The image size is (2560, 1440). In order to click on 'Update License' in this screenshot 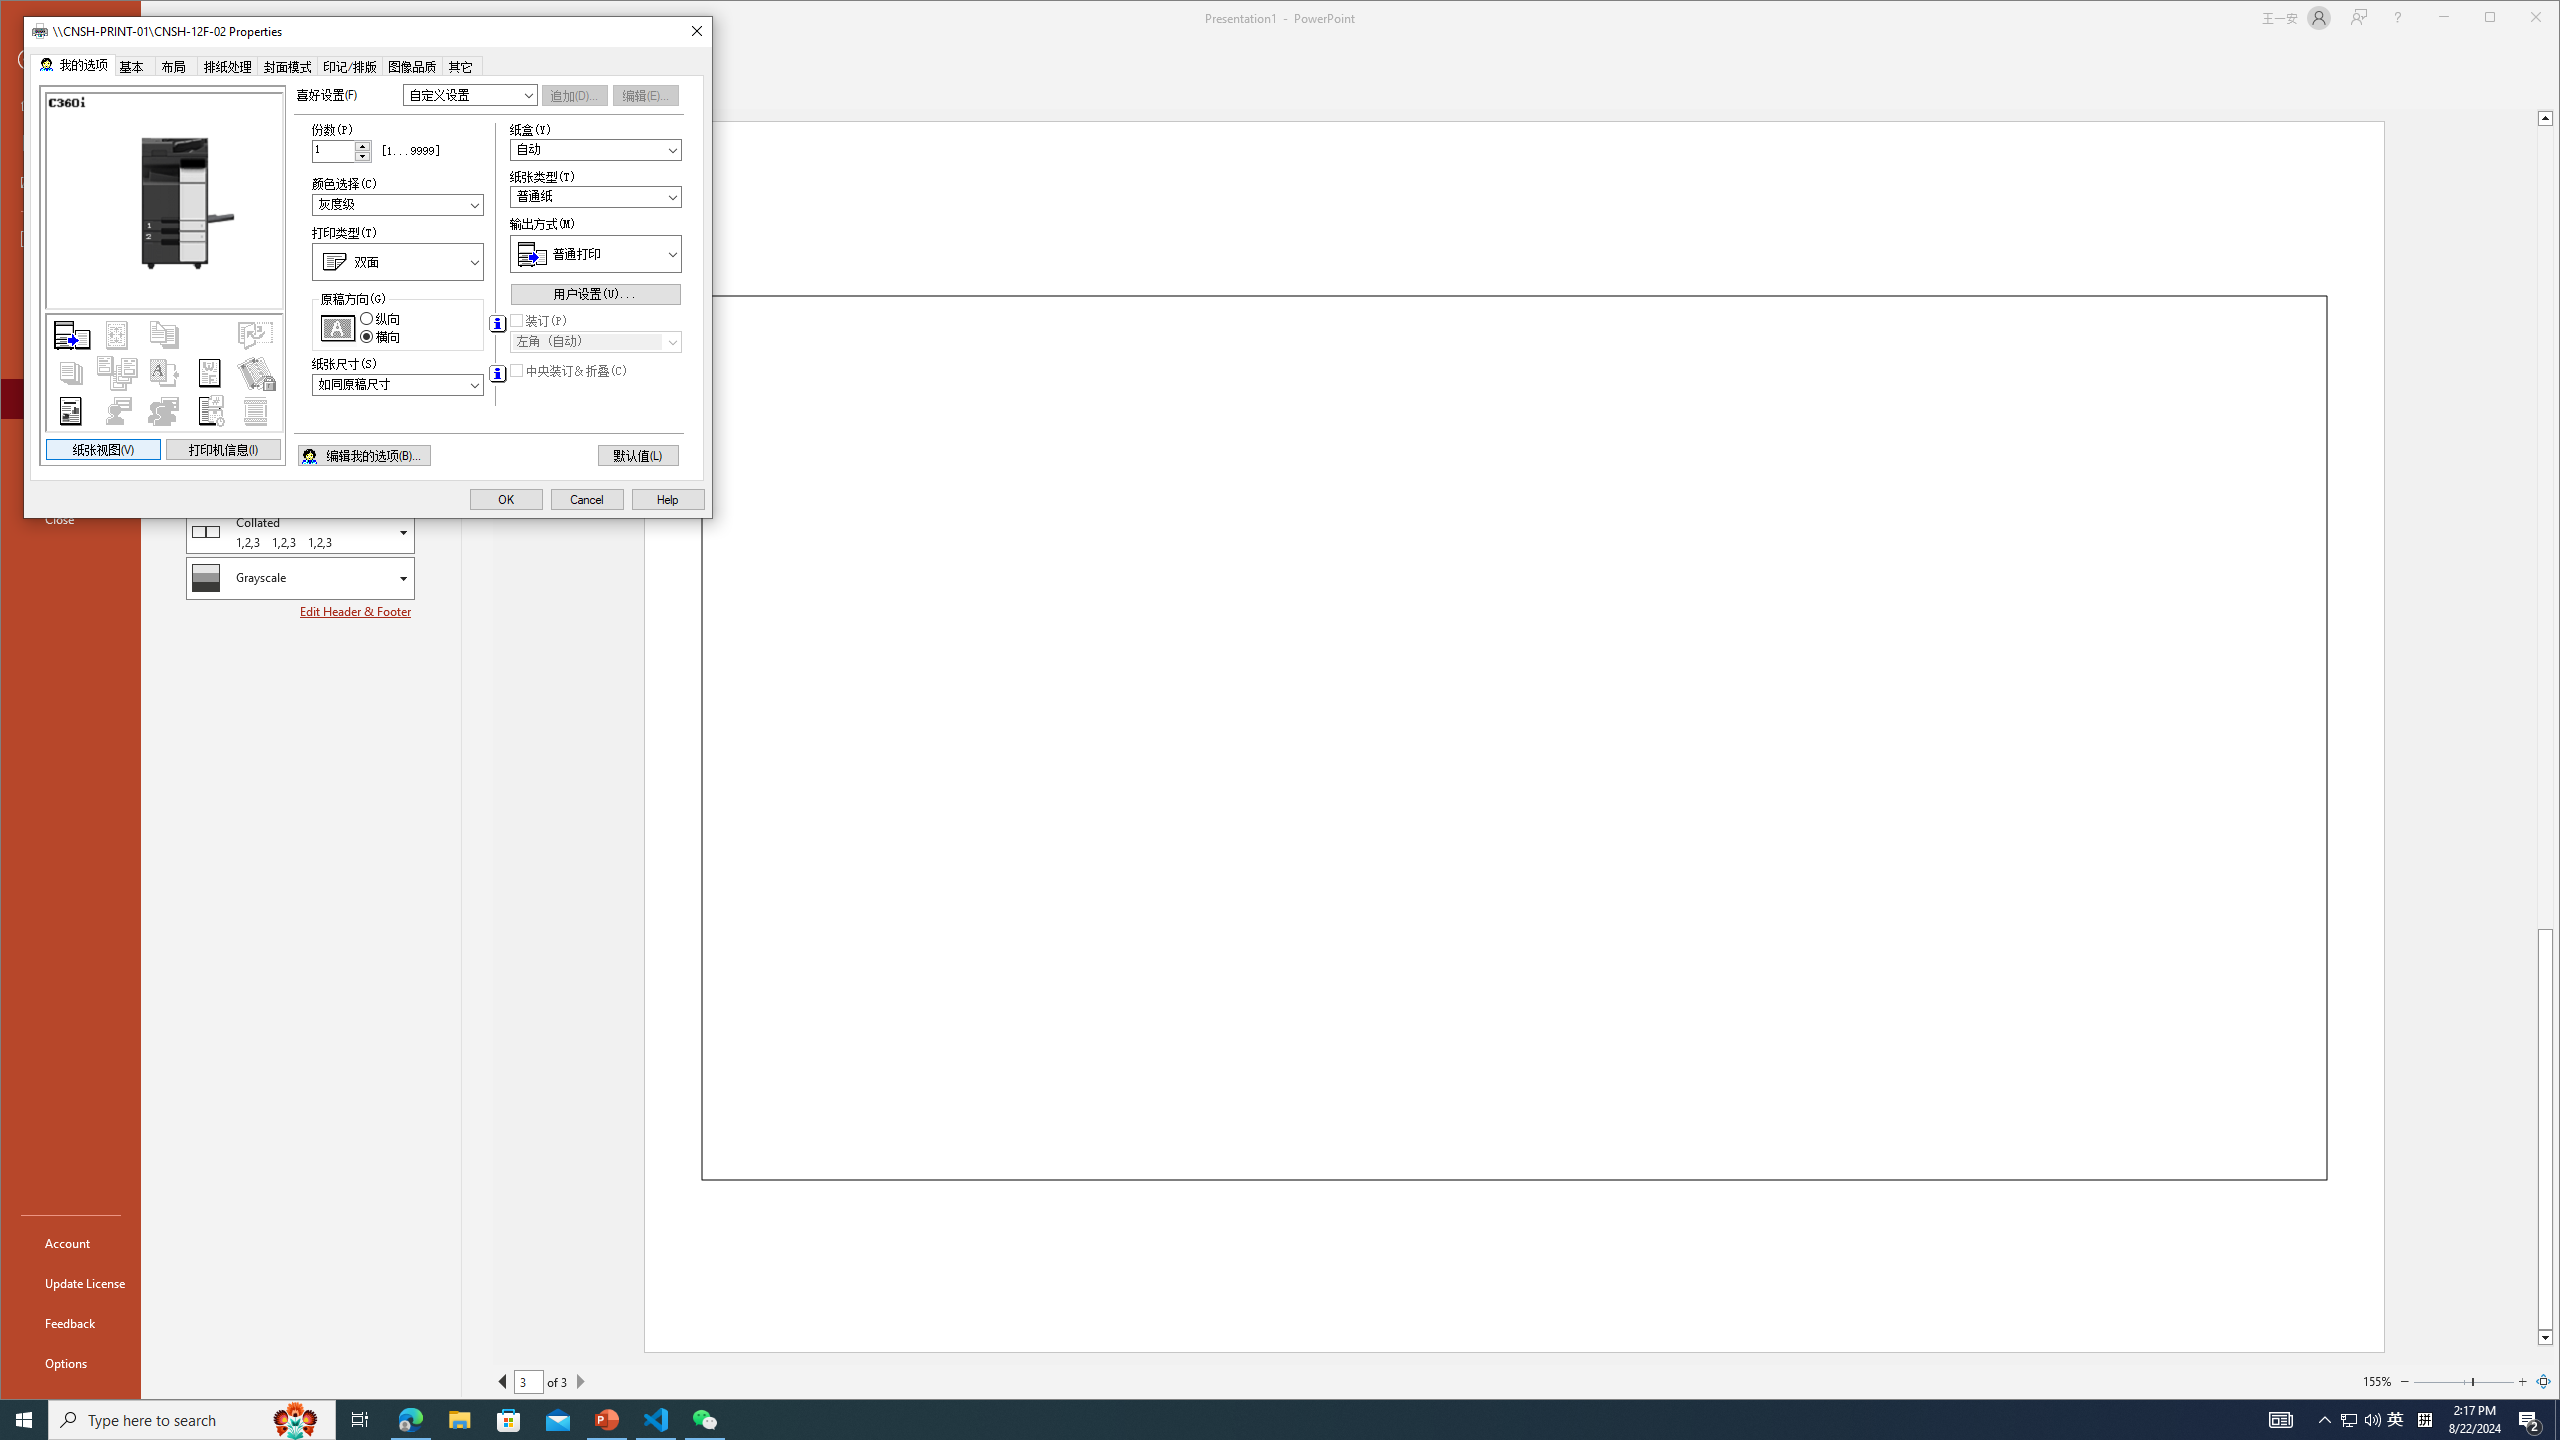, I will do `click(69, 1282)`.